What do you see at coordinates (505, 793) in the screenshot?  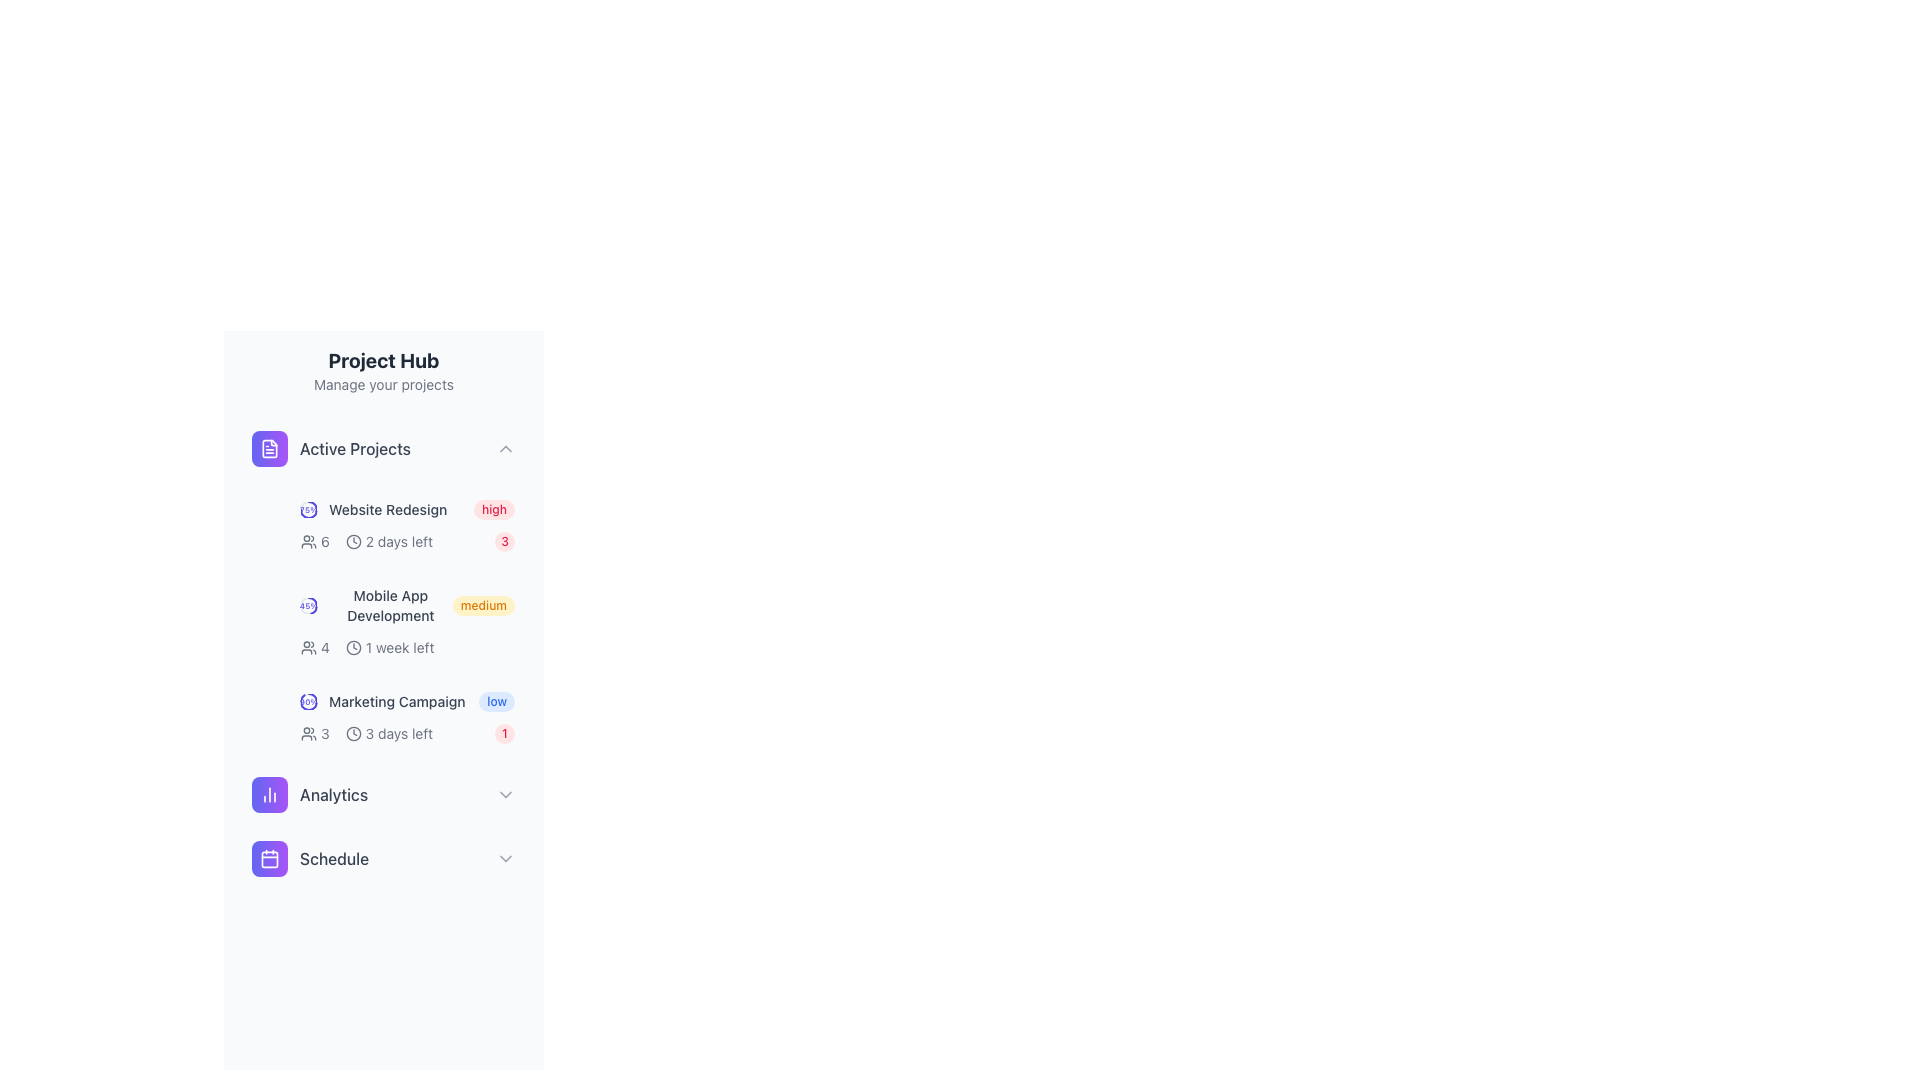 I see `the dropdown toggle icon located at the rightmost part of the 'Analytics' section in the menu` at bounding box center [505, 793].